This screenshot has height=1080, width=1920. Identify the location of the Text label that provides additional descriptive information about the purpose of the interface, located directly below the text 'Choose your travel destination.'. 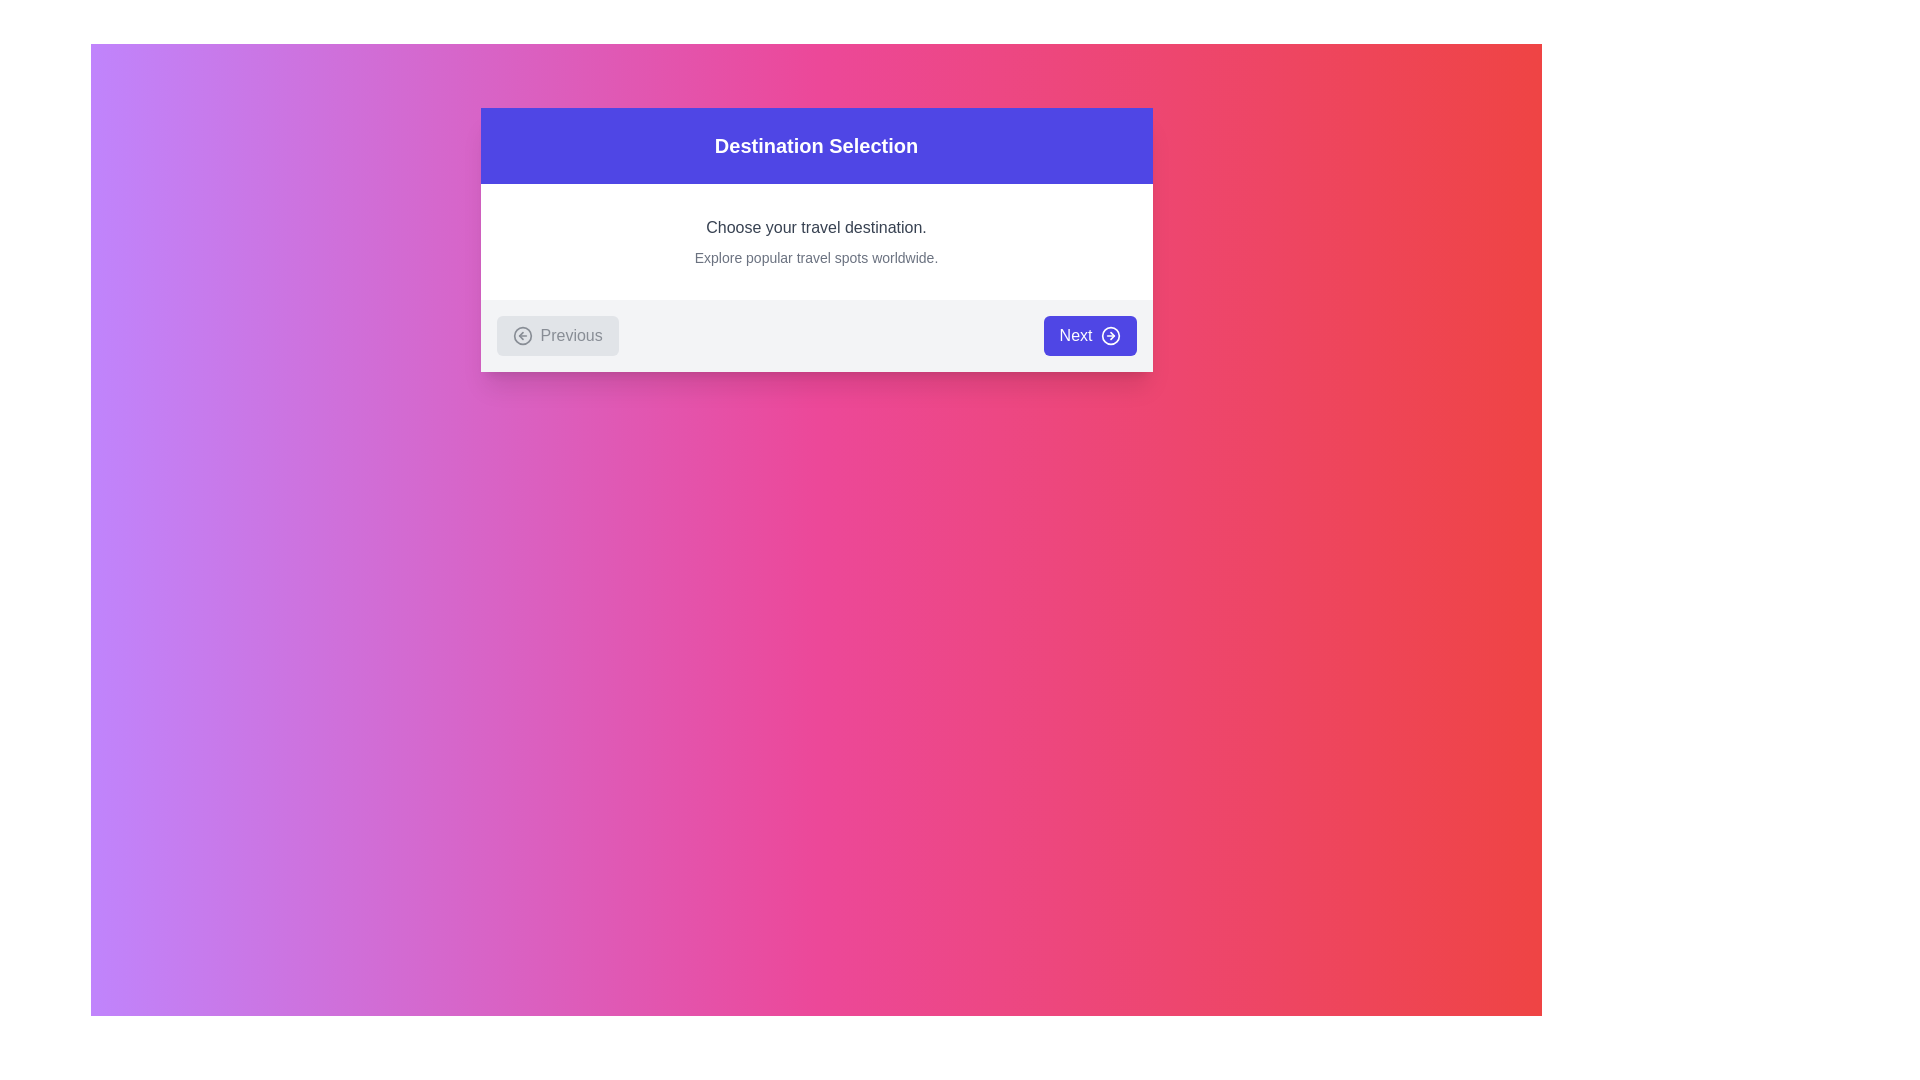
(816, 257).